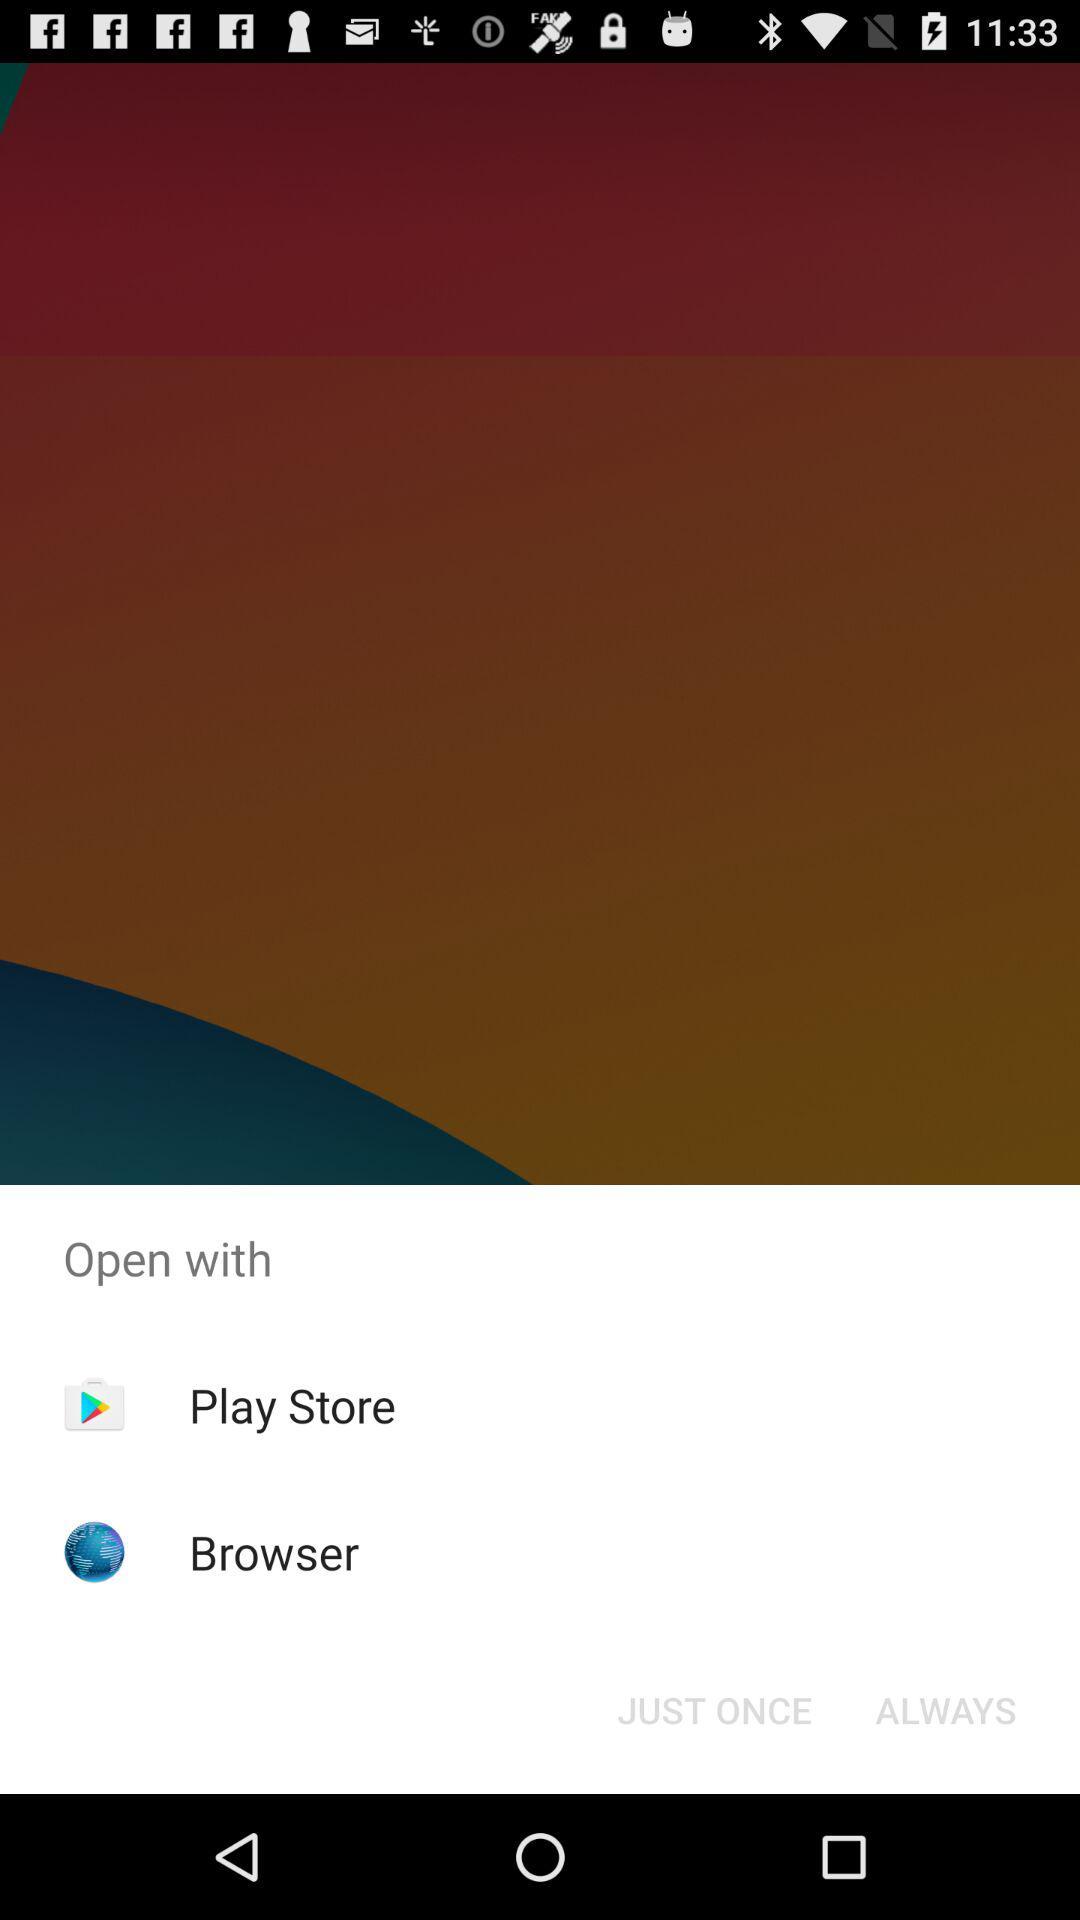 This screenshot has height=1920, width=1080. I want to click on icon next to just once item, so click(945, 1708).